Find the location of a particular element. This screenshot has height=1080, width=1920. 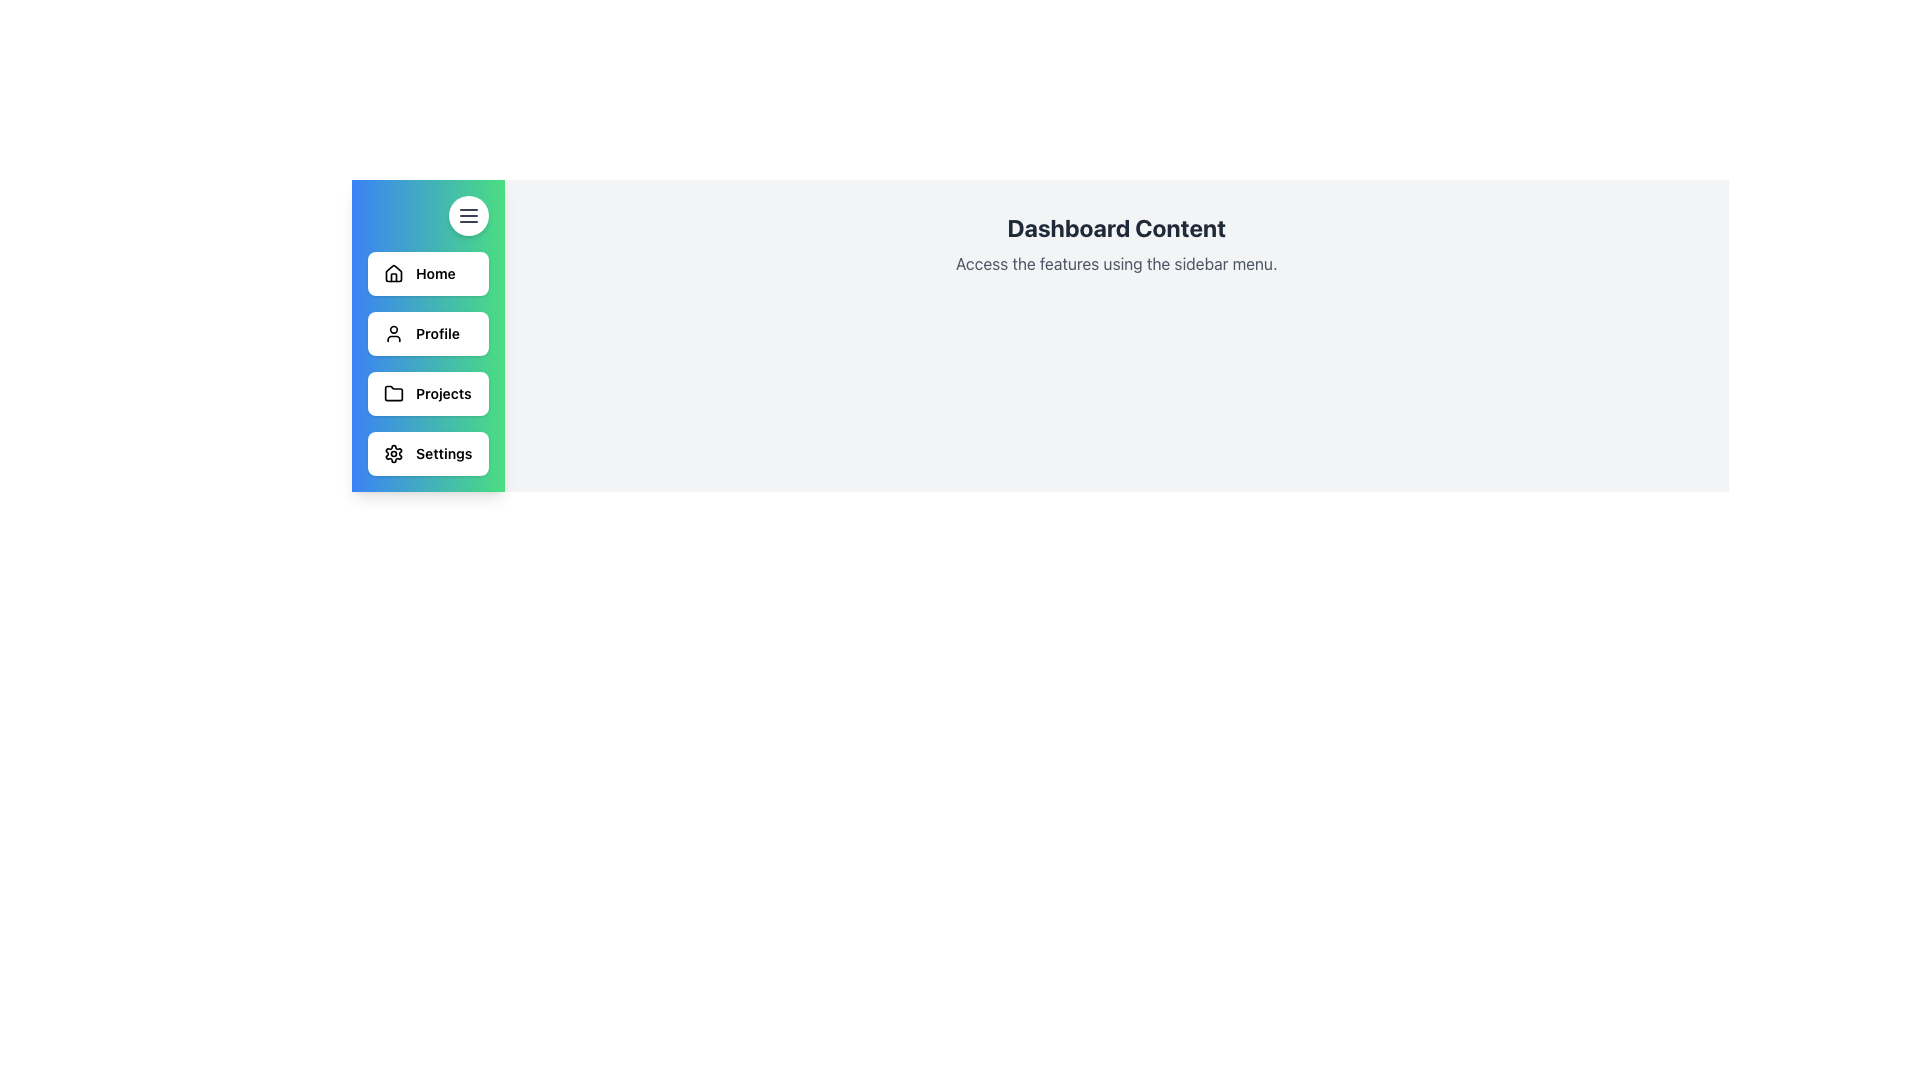

the user profile icon located in the second button labeled 'Profile' in the vertical sidebar menu, positioned on the left side of the interface is located at coordinates (393, 333).